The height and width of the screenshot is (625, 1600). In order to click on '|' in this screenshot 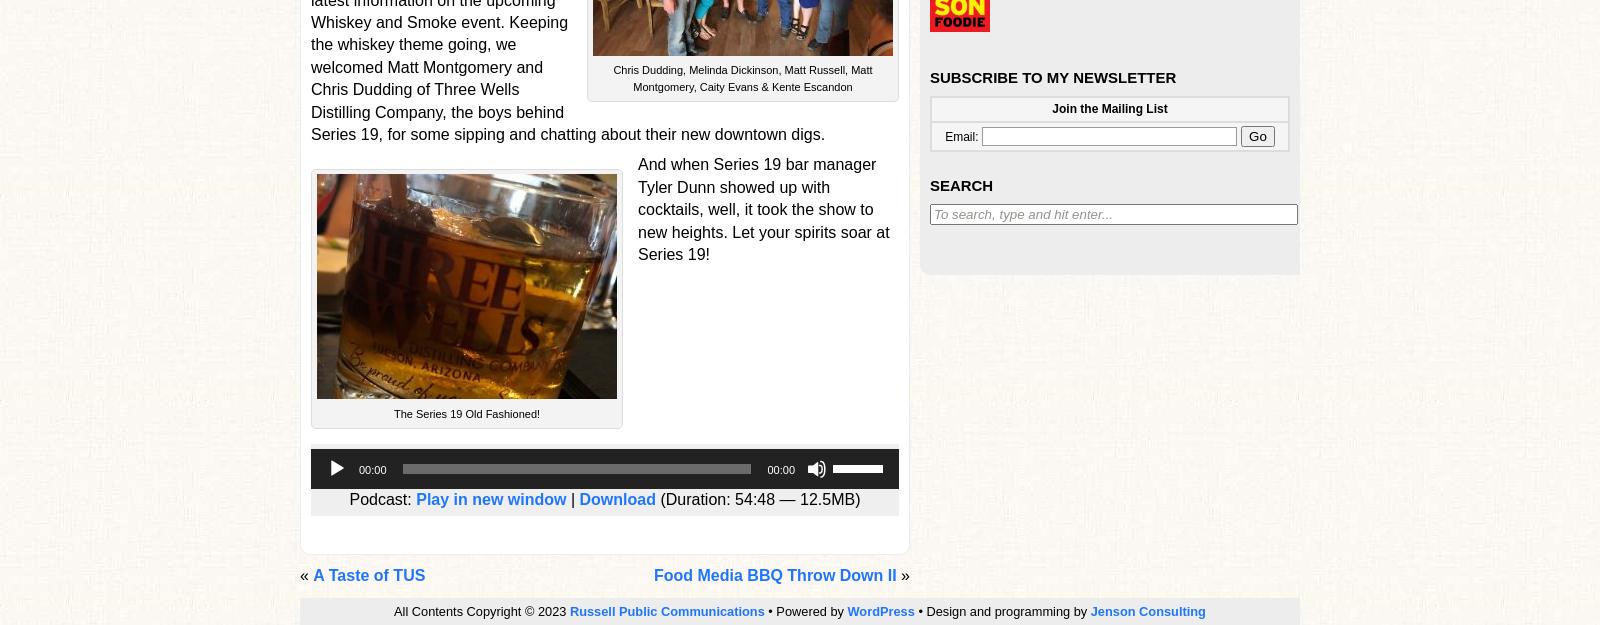, I will do `click(571, 497)`.